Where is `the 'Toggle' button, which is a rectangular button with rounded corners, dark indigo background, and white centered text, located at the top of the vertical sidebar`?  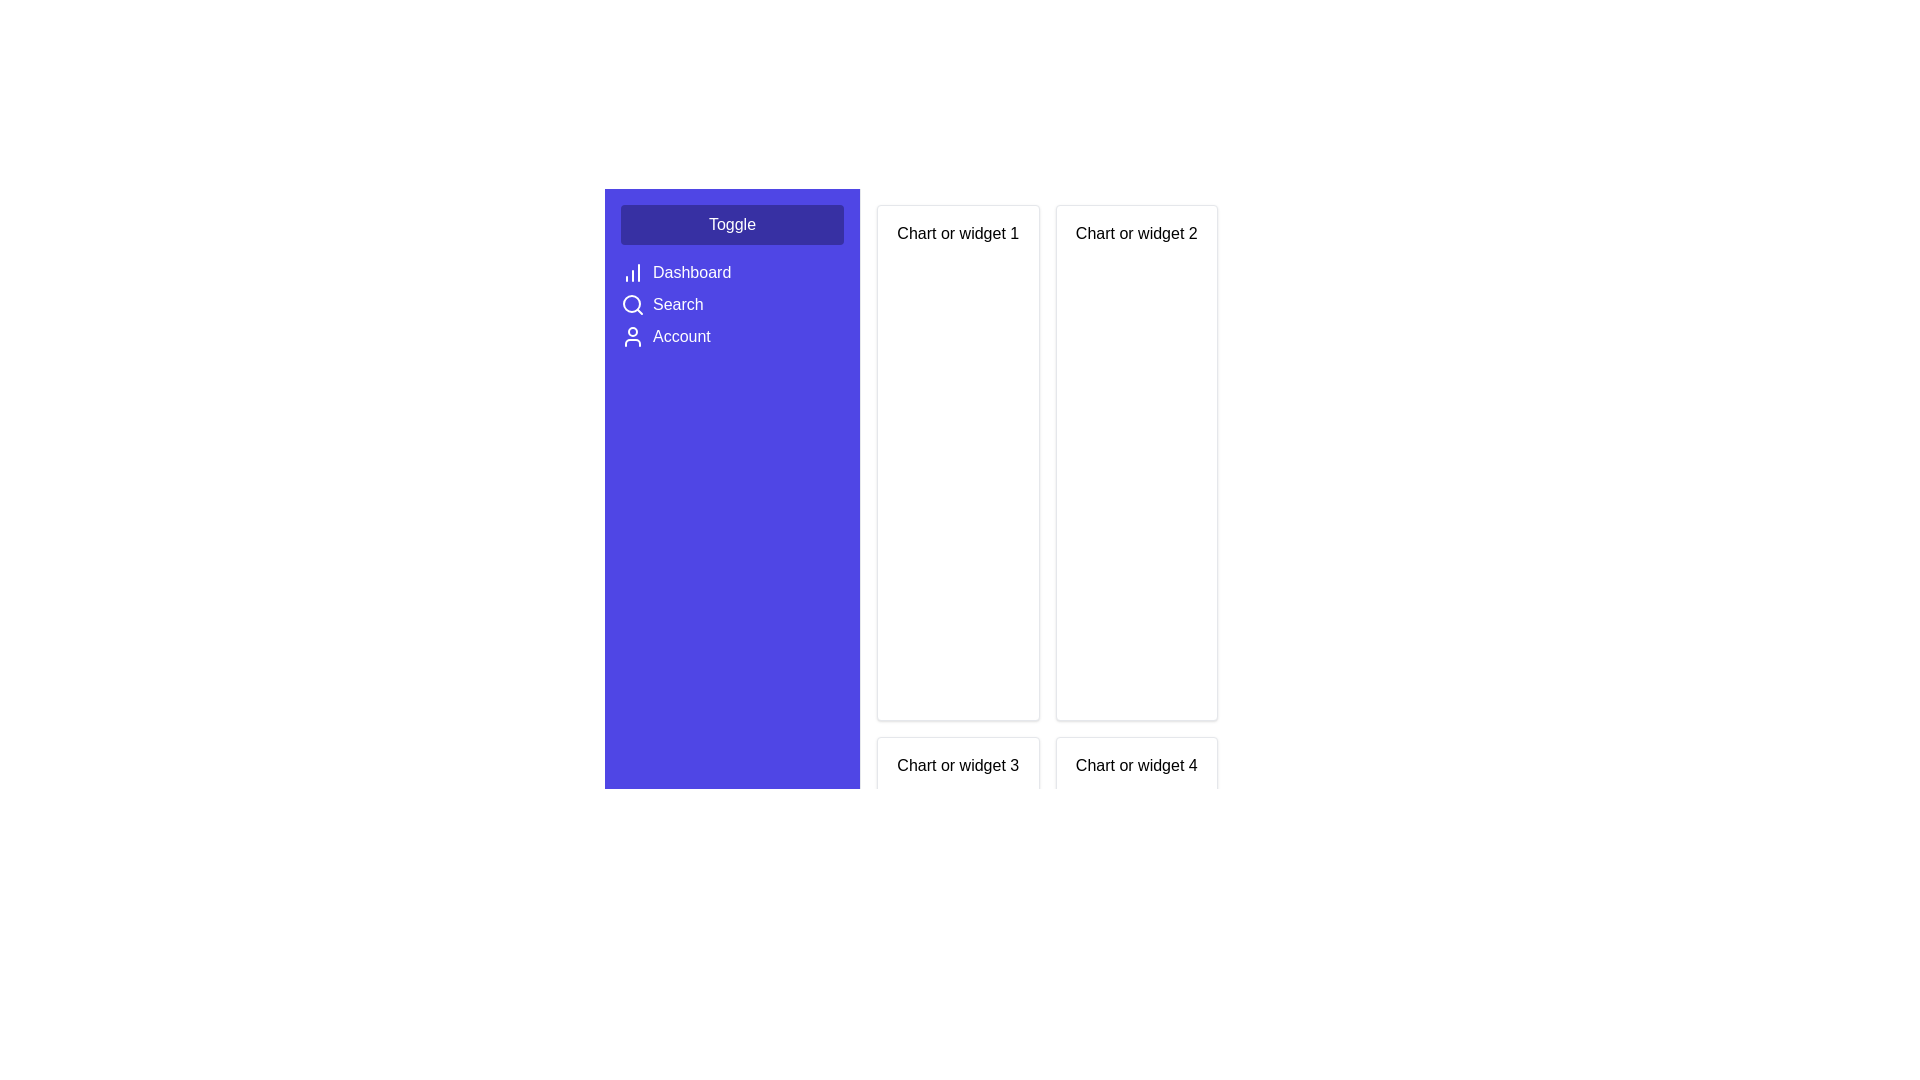
the 'Toggle' button, which is a rectangular button with rounded corners, dark indigo background, and white centered text, located at the top of the vertical sidebar is located at coordinates (731, 224).